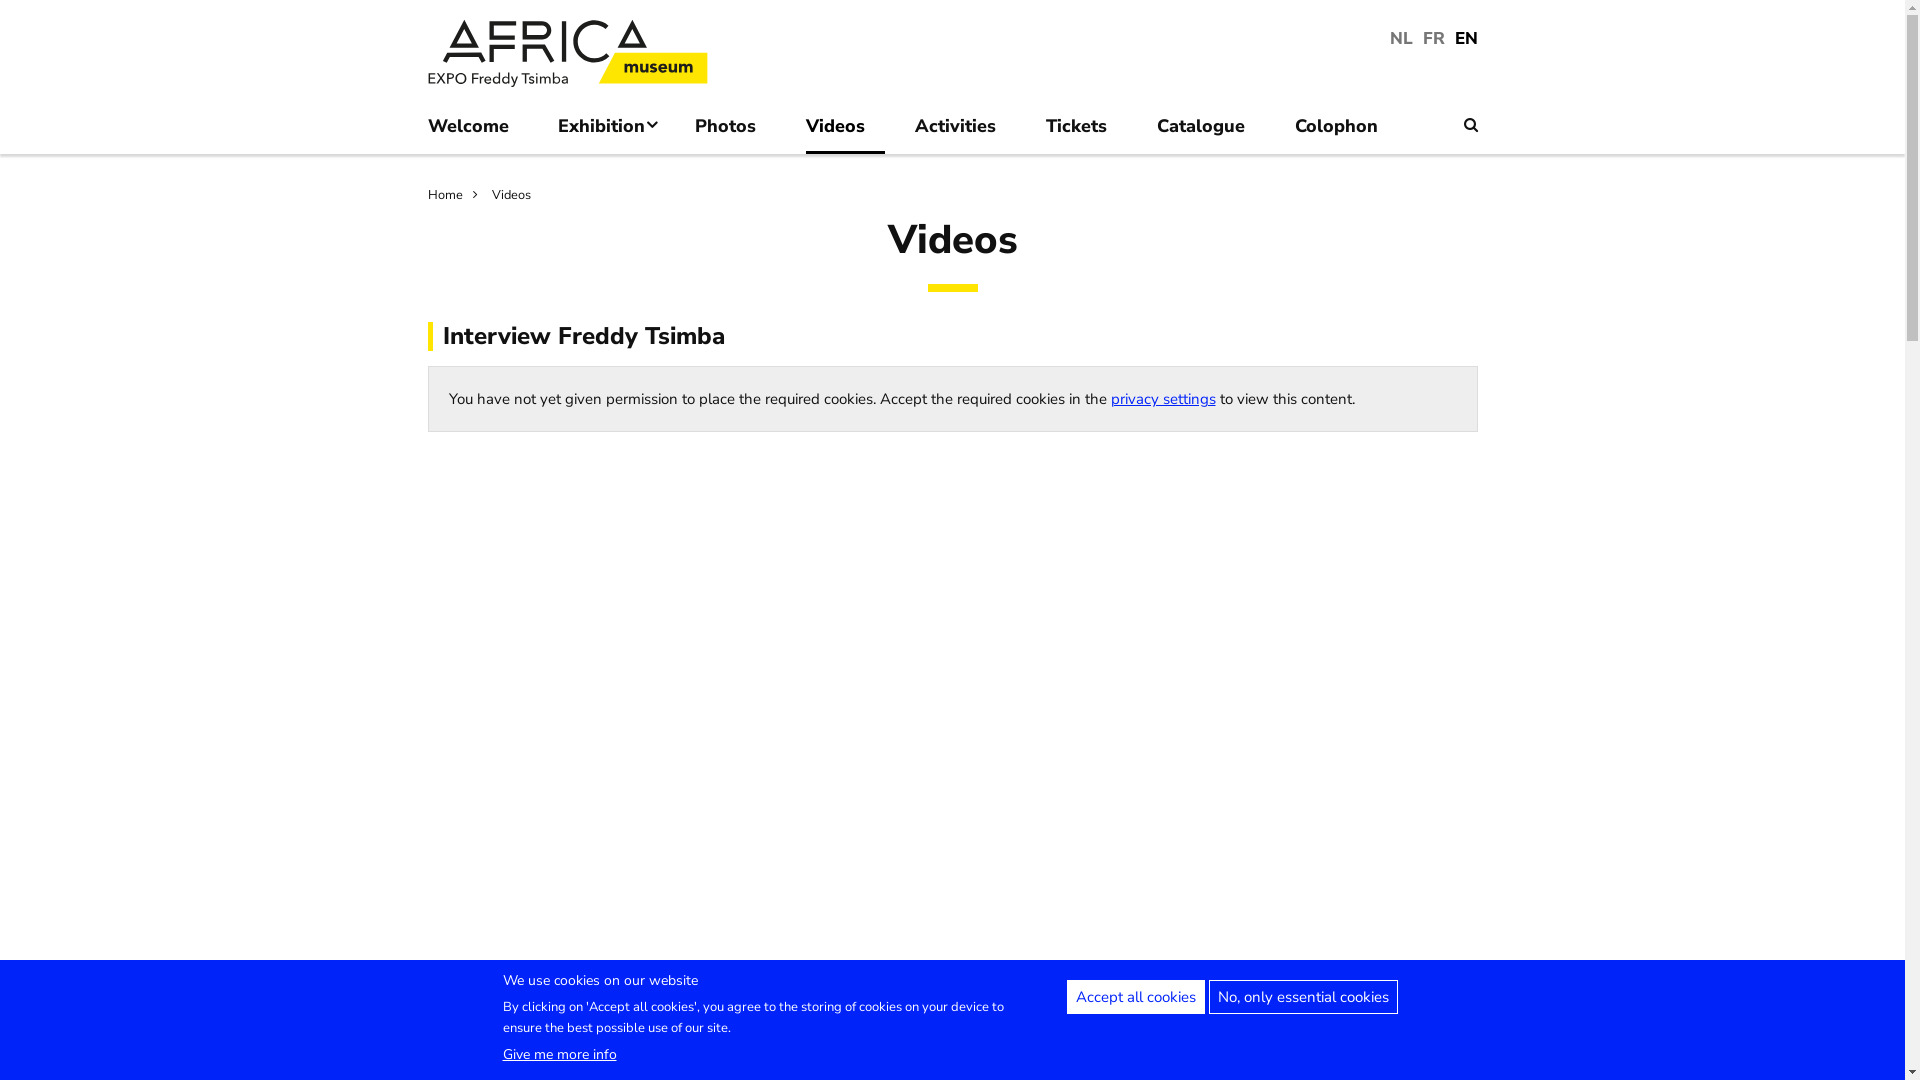  Describe the element at coordinates (1134, 996) in the screenshot. I see `'Accept all cookies'` at that location.